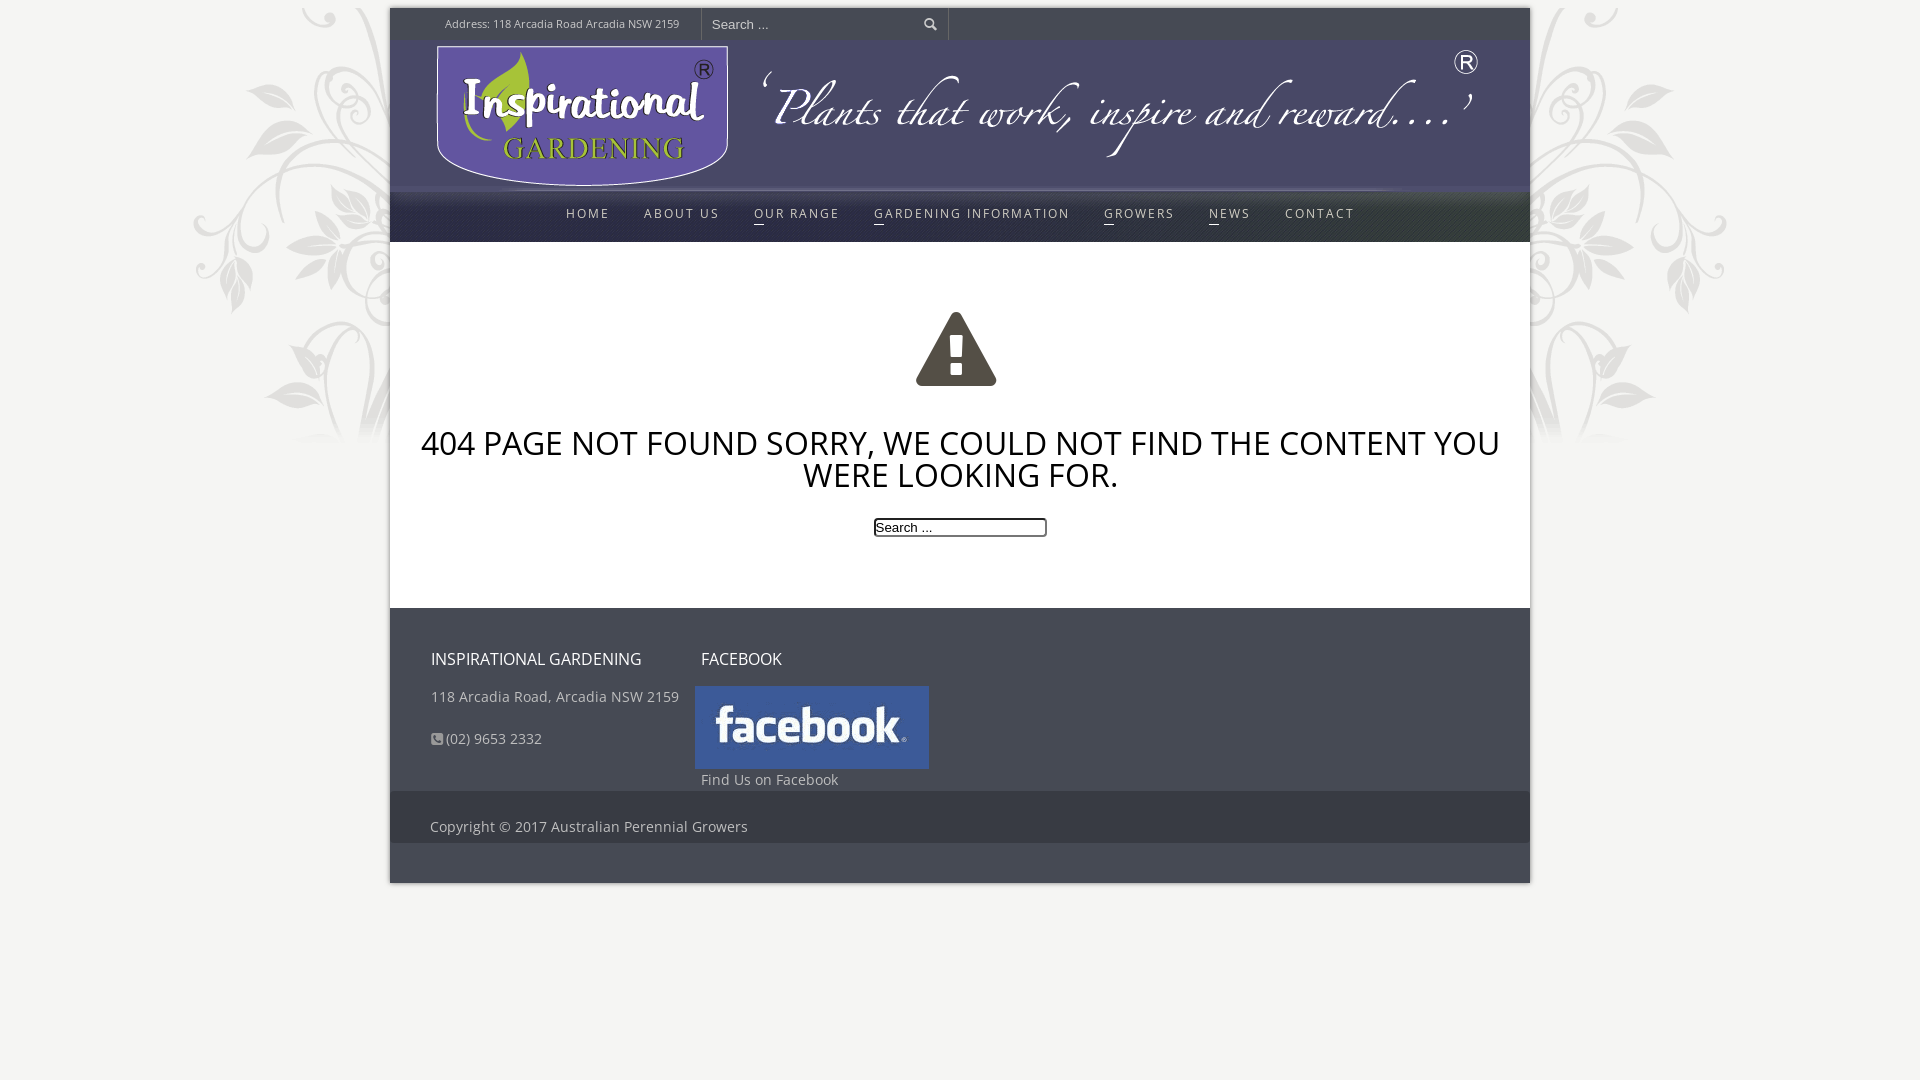 The height and width of the screenshot is (1080, 1920). I want to click on 'HOME', so click(587, 213).